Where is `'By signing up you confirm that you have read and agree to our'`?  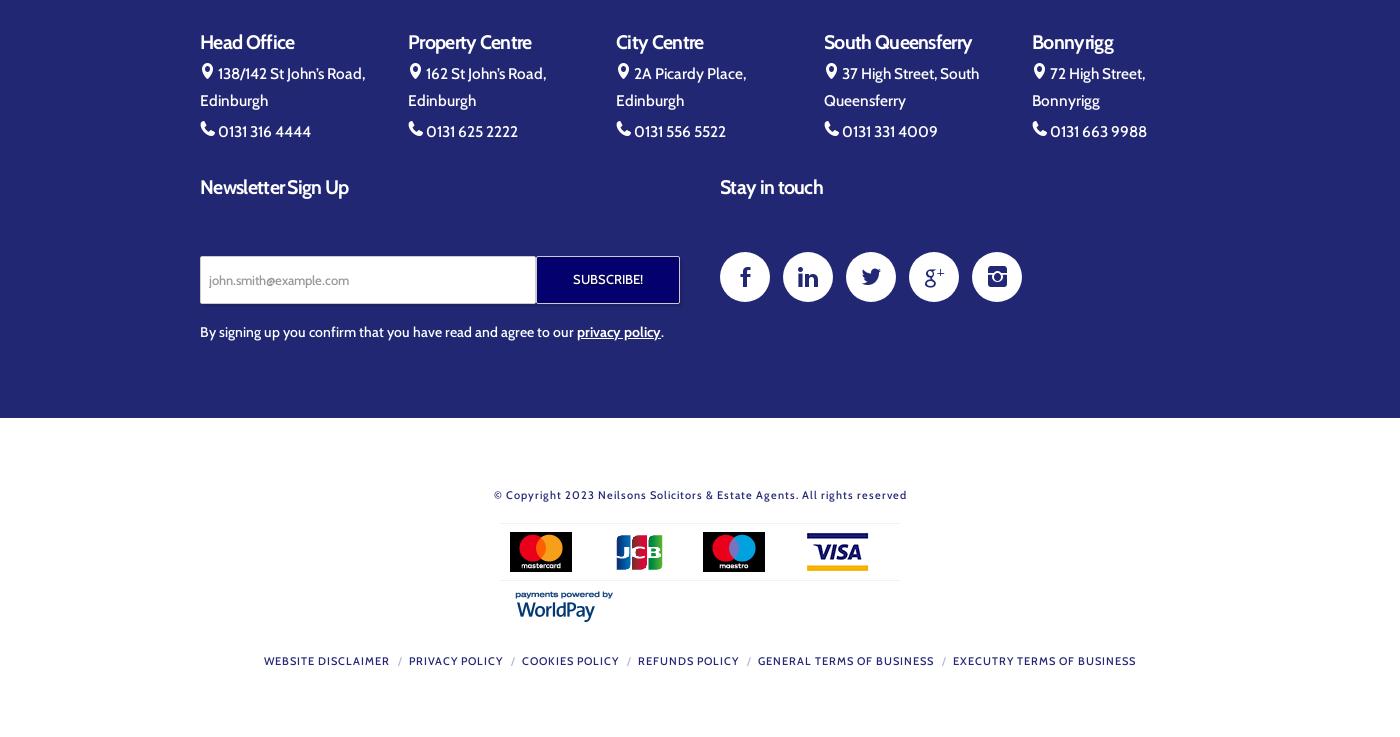
'By signing up you confirm that you have read and agree to our' is located at coordinates (200, 329).